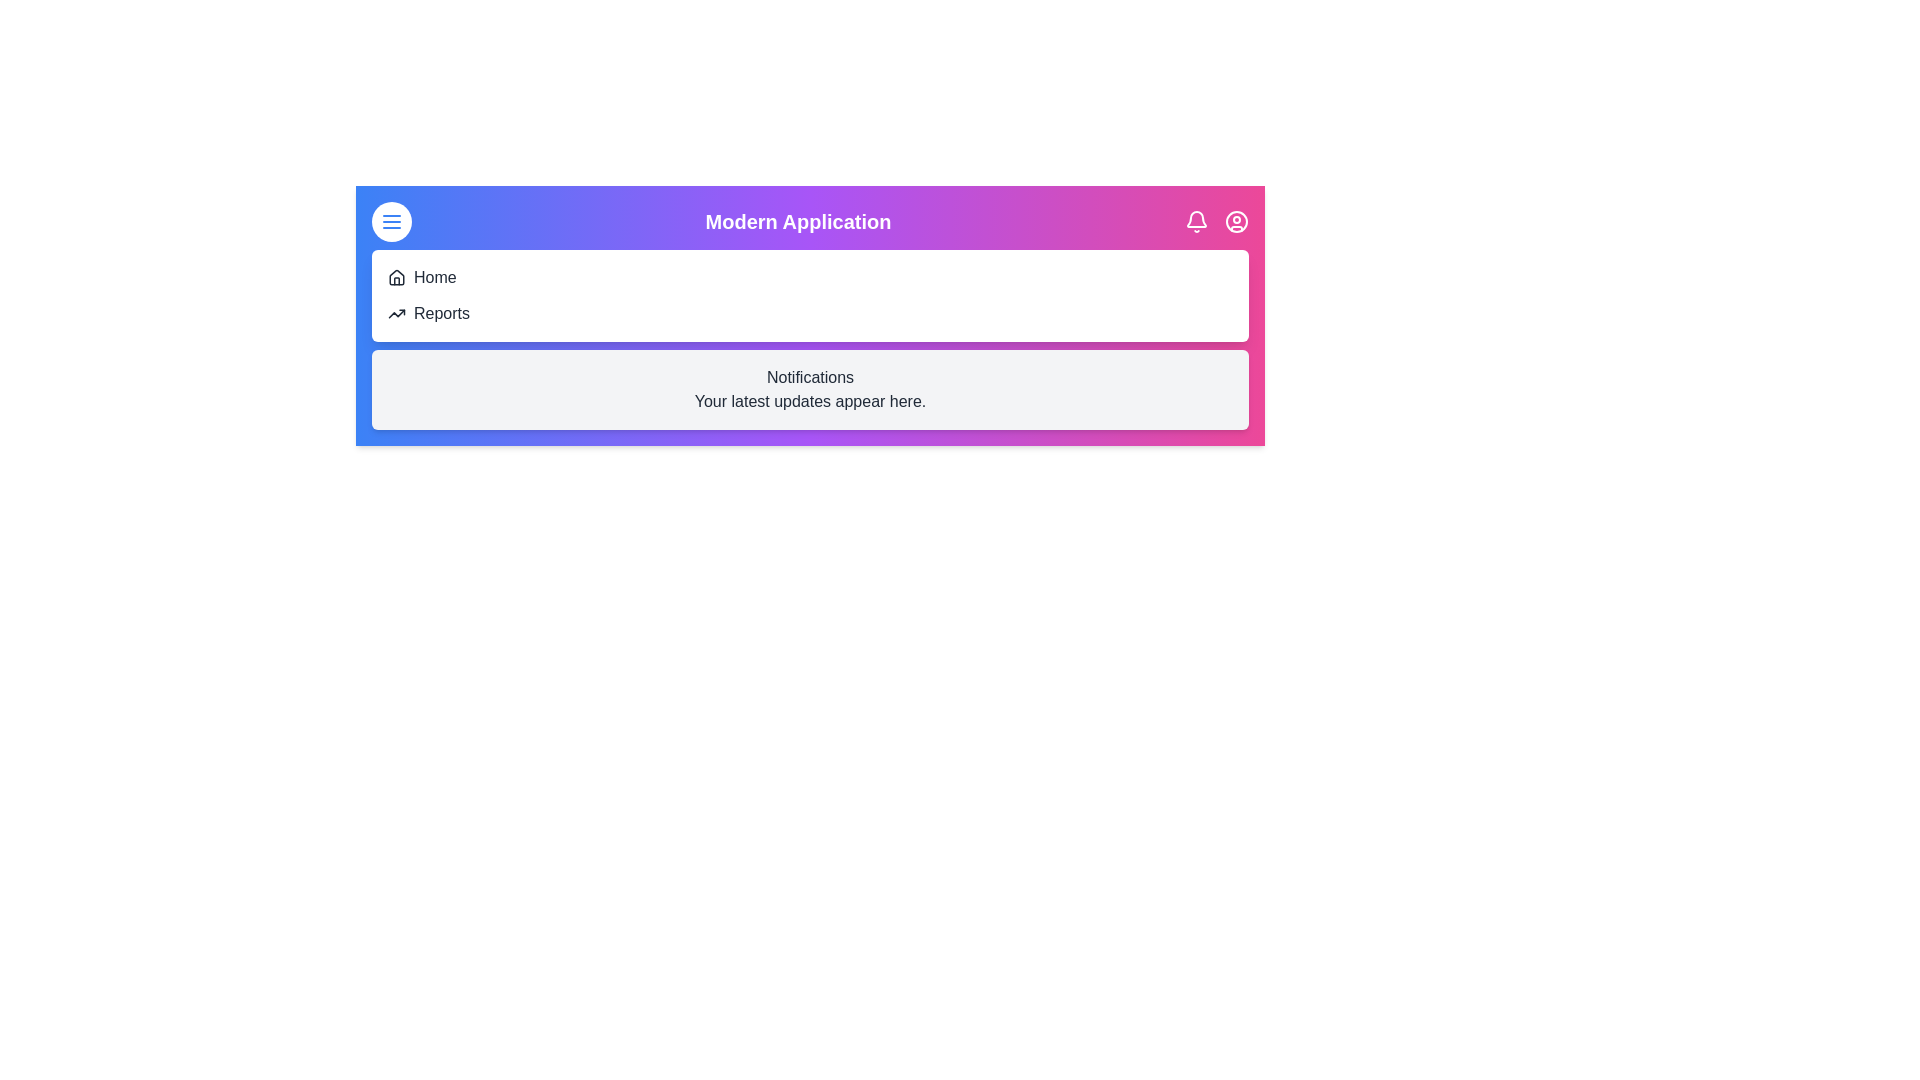 This screenshot has width=1920, height=1080. Describe the element at coordinates (810, 389) in the screenshot. I see `the notification section to explore its content` at that location.